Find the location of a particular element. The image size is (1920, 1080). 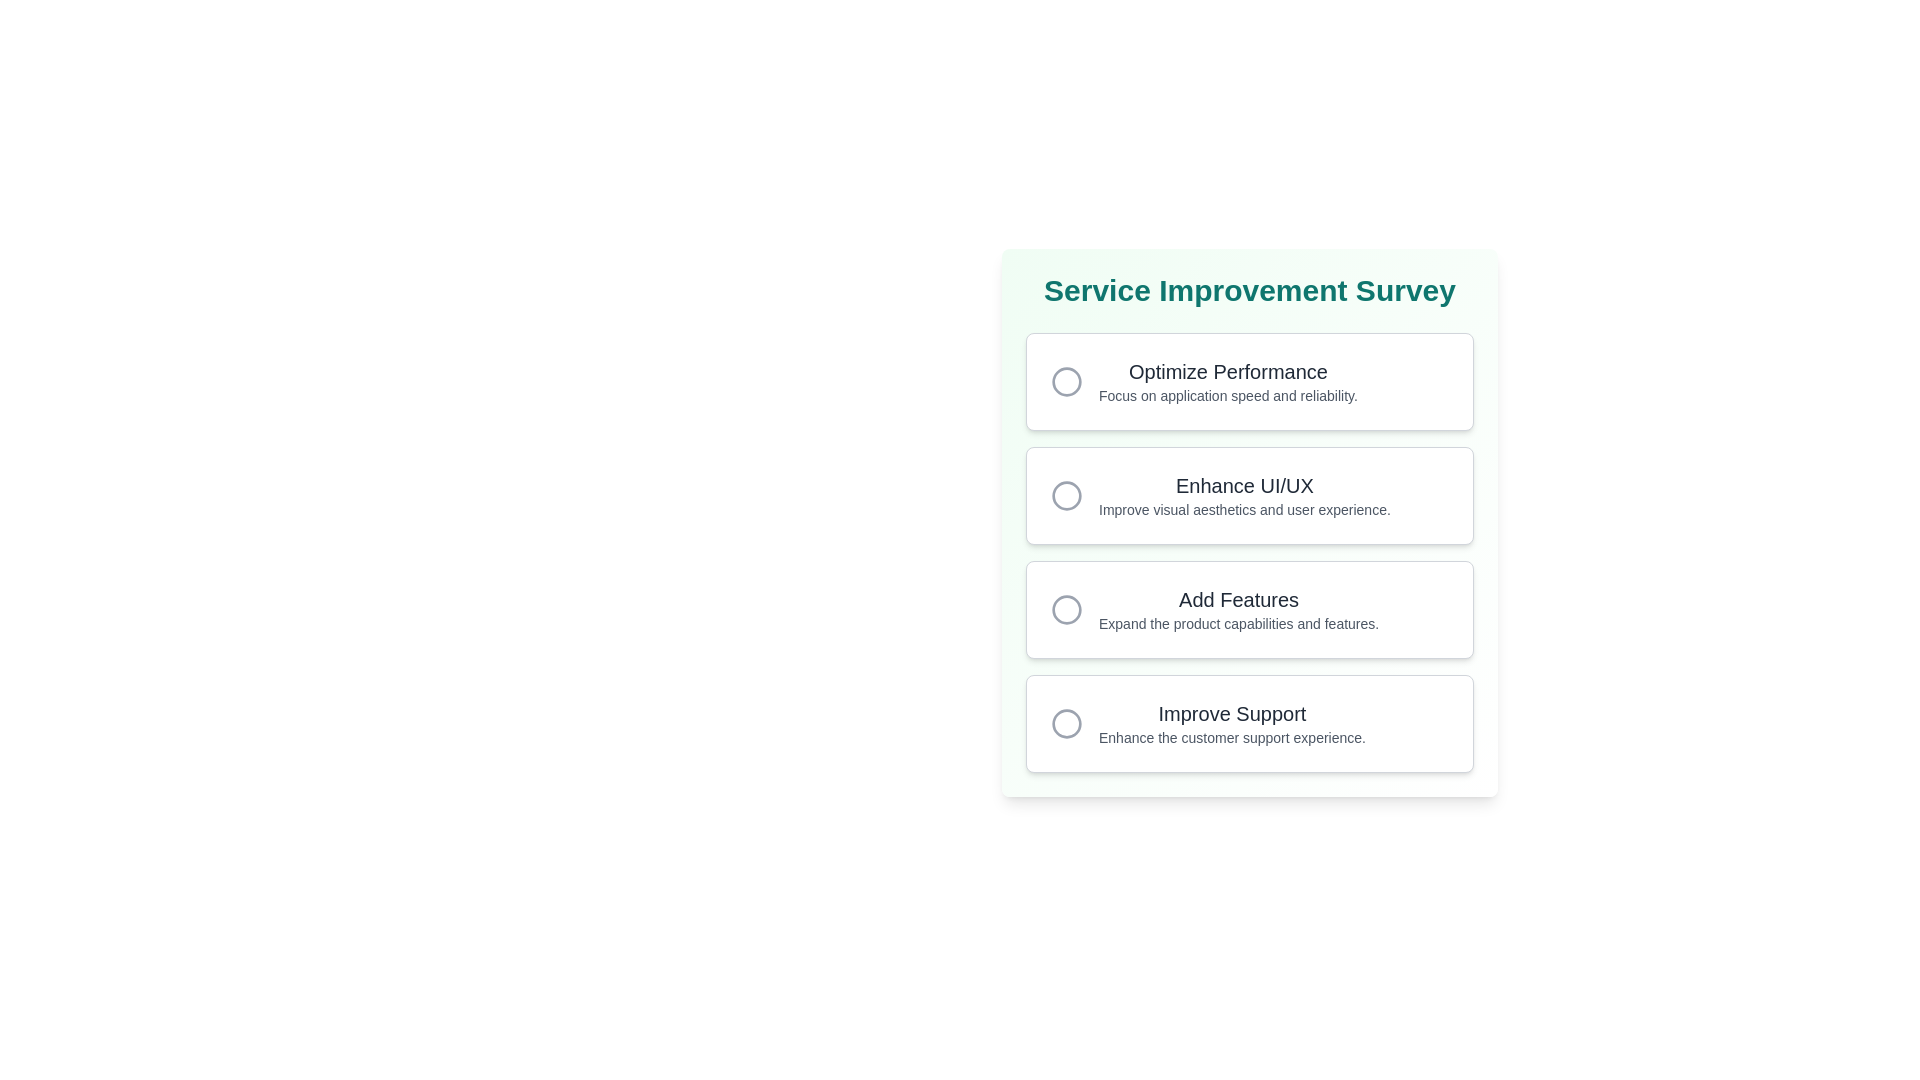

the textual selection option for expanding product capabilities, which is located in the third card of the vertically stacked options is located at coordinates (1238, 608).